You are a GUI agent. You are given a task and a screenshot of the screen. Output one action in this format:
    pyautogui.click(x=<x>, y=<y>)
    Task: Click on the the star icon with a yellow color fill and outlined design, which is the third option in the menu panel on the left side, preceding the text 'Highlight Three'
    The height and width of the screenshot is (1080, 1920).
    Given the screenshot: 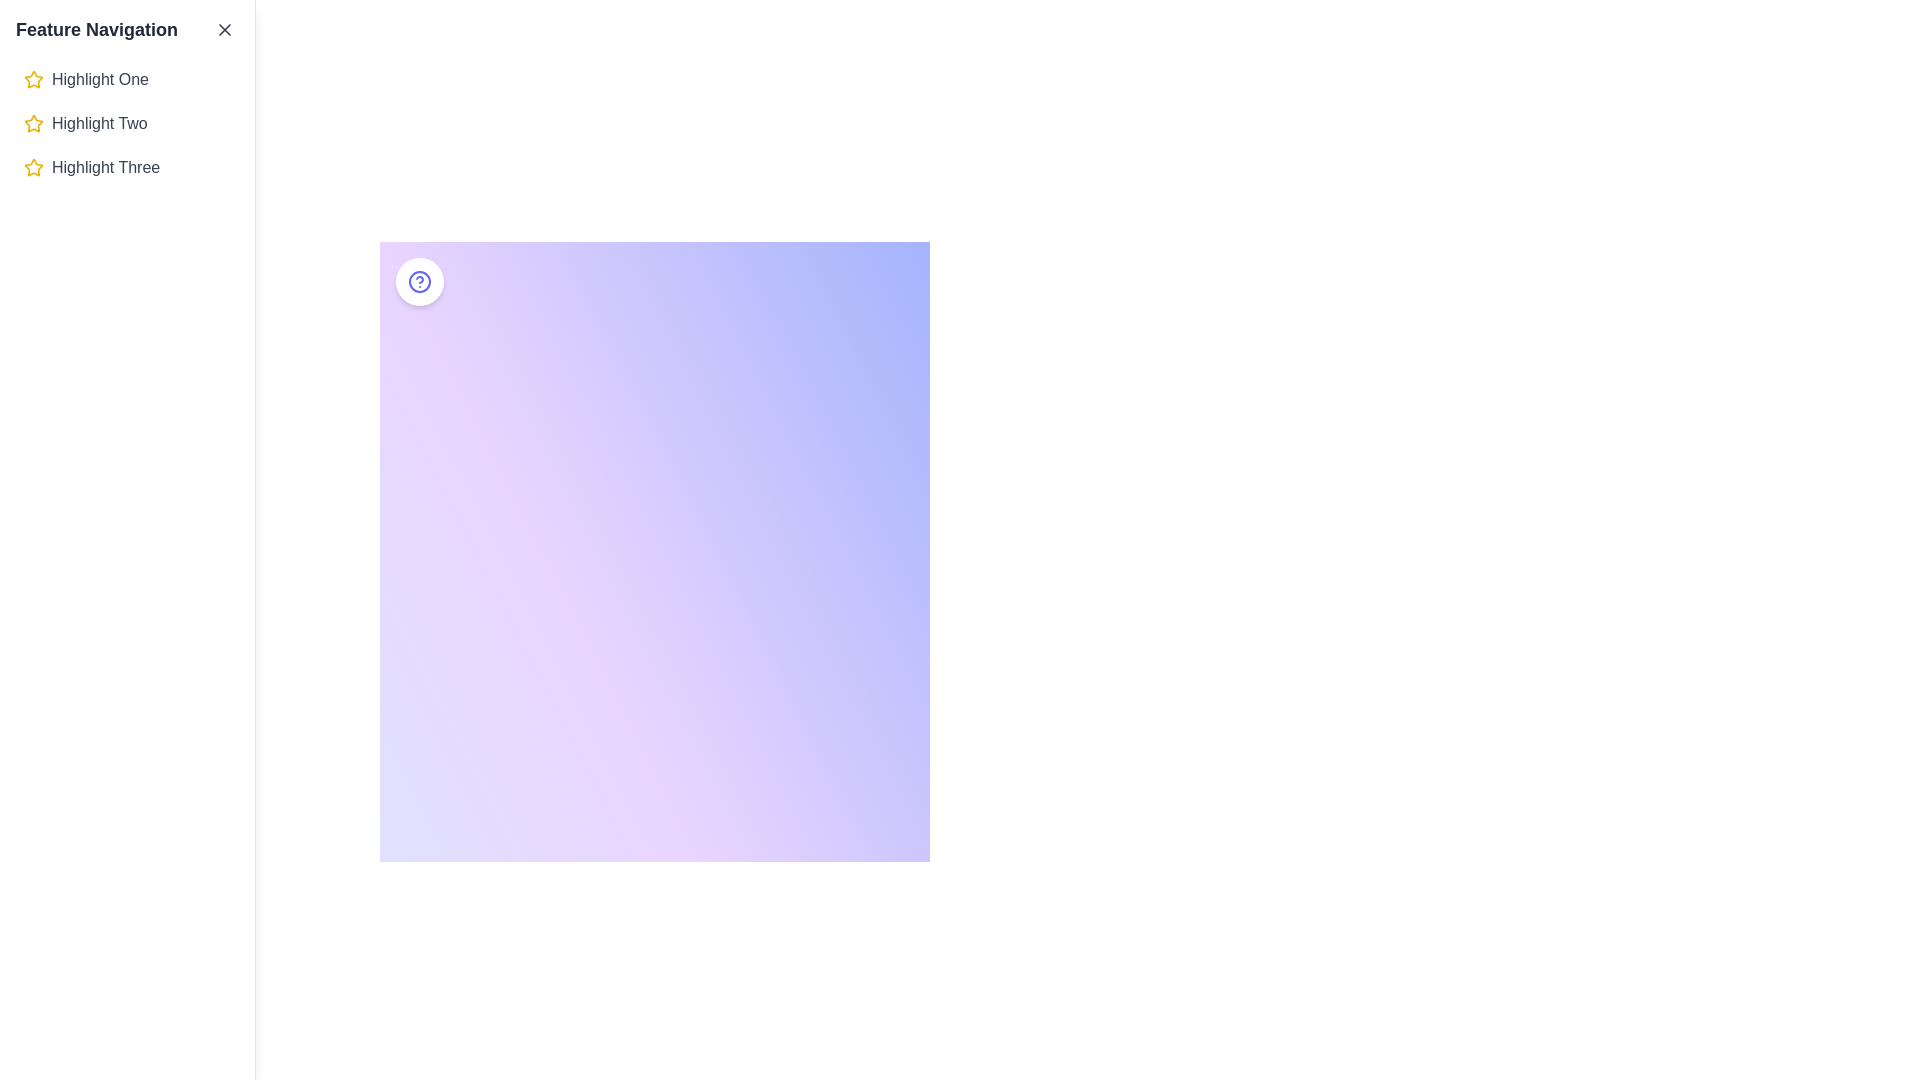 What is the action you would take?
    pyautogui.click(x=33, y=167)
    